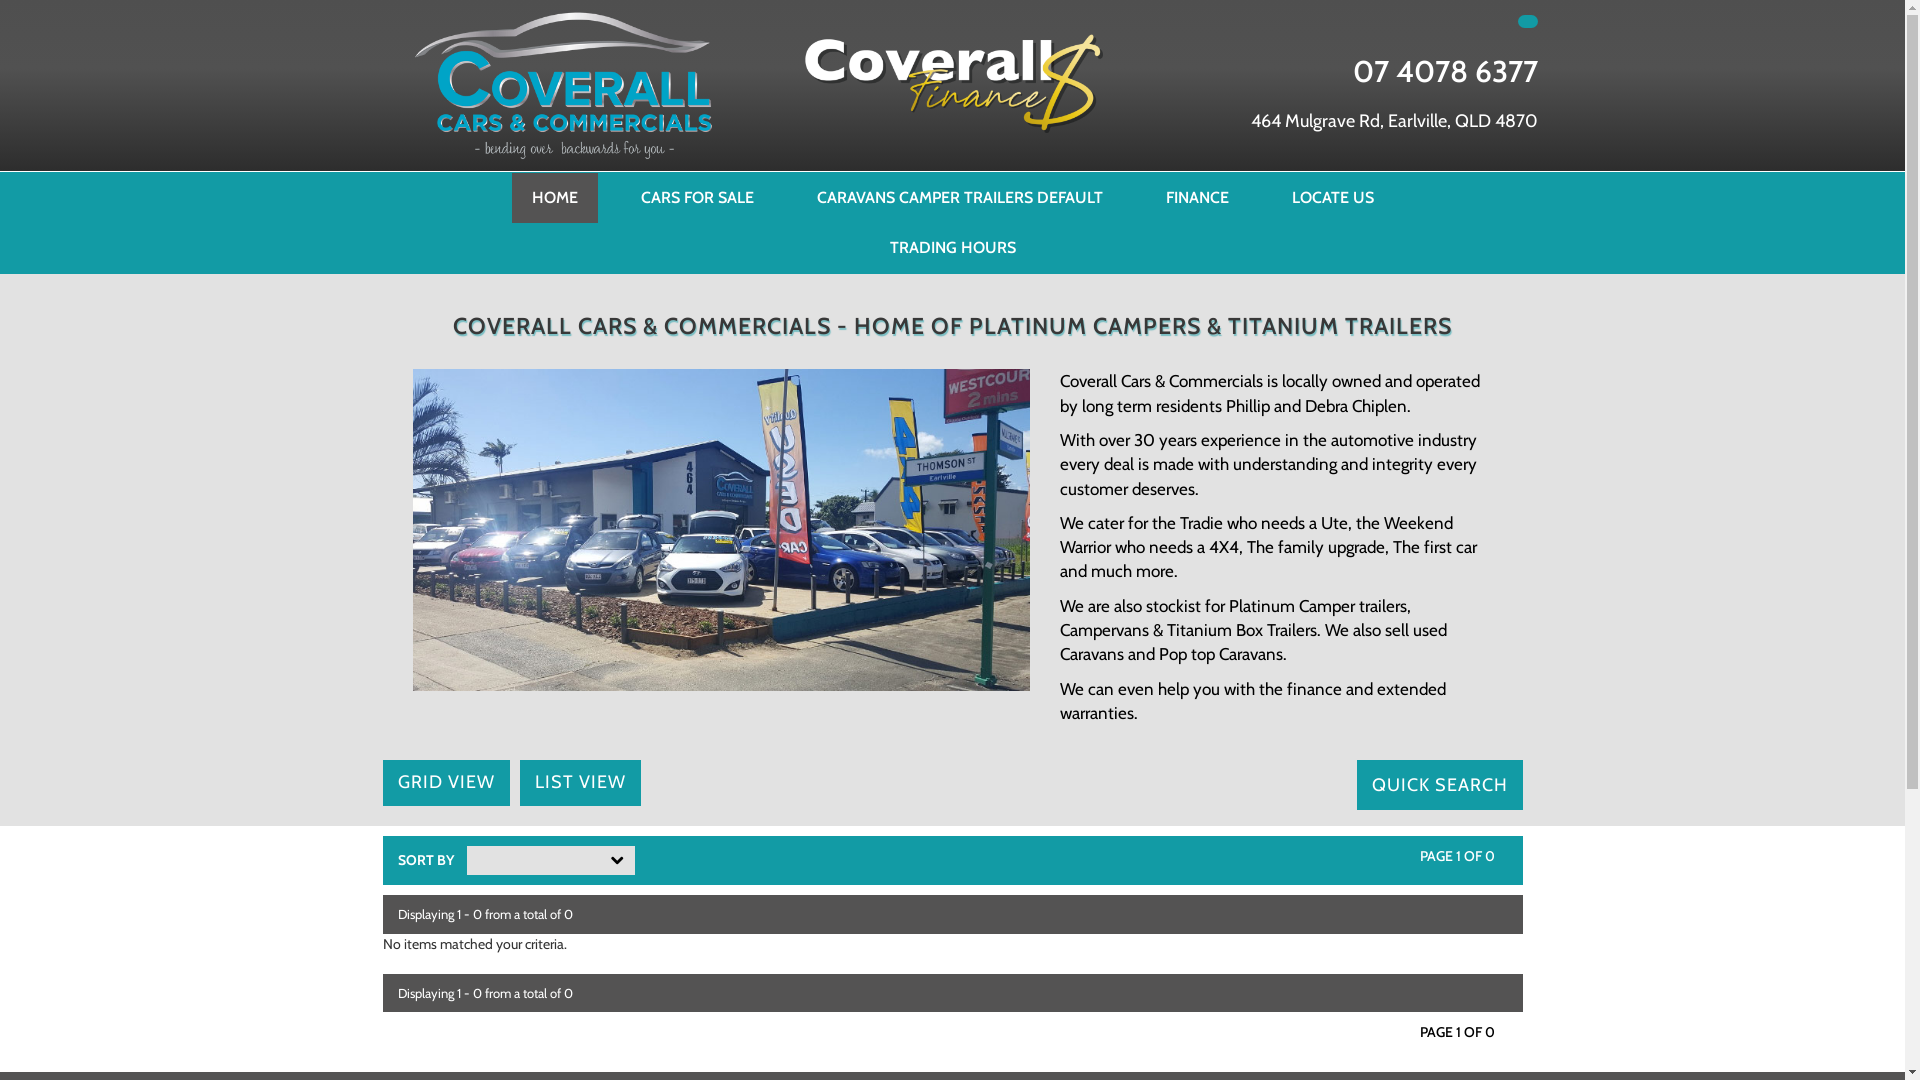  Describe the element at coordinates (952, 246) in the screenshot. I see `'TRADING HOURS'` at that location.